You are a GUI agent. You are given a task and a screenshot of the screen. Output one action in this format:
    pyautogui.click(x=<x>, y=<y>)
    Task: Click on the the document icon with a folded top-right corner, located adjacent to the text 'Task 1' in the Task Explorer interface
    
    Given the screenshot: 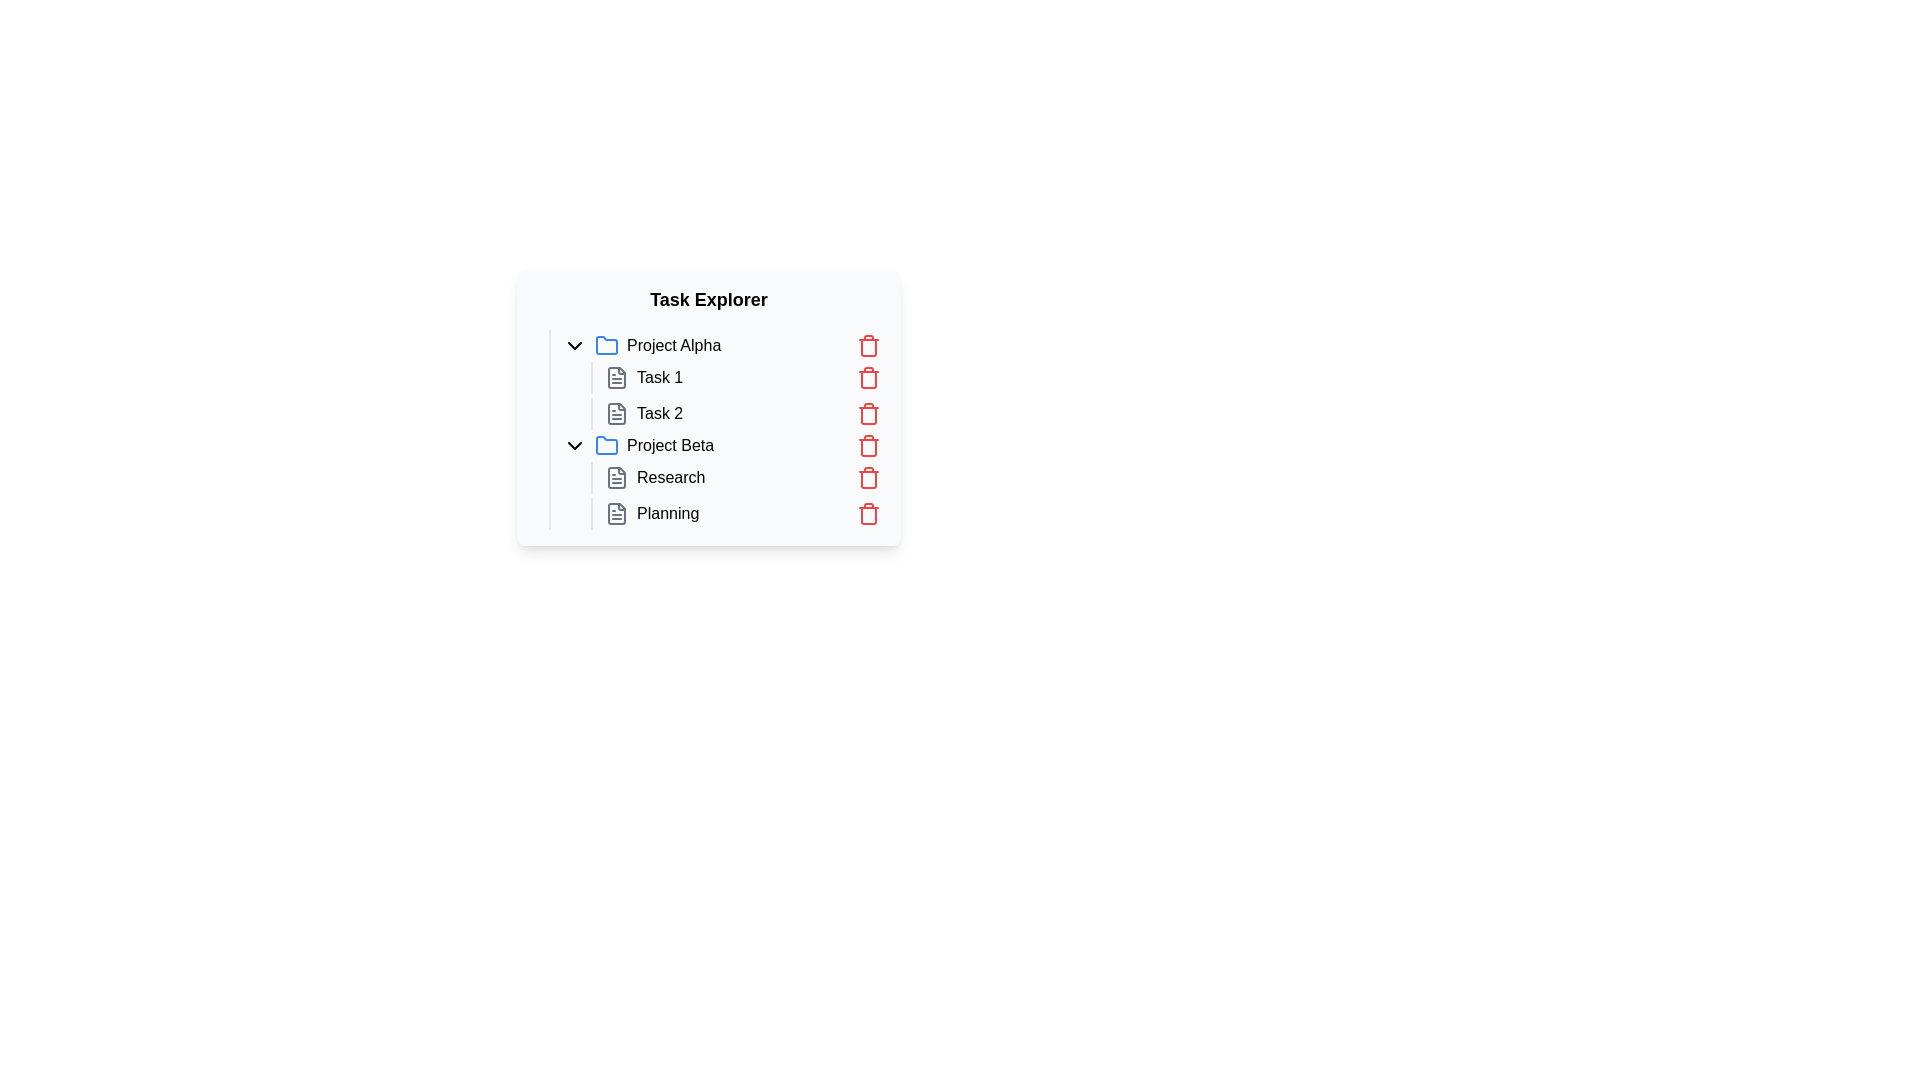 What is the action you would take?
    pyautogui.click(x=616, y=378)
    